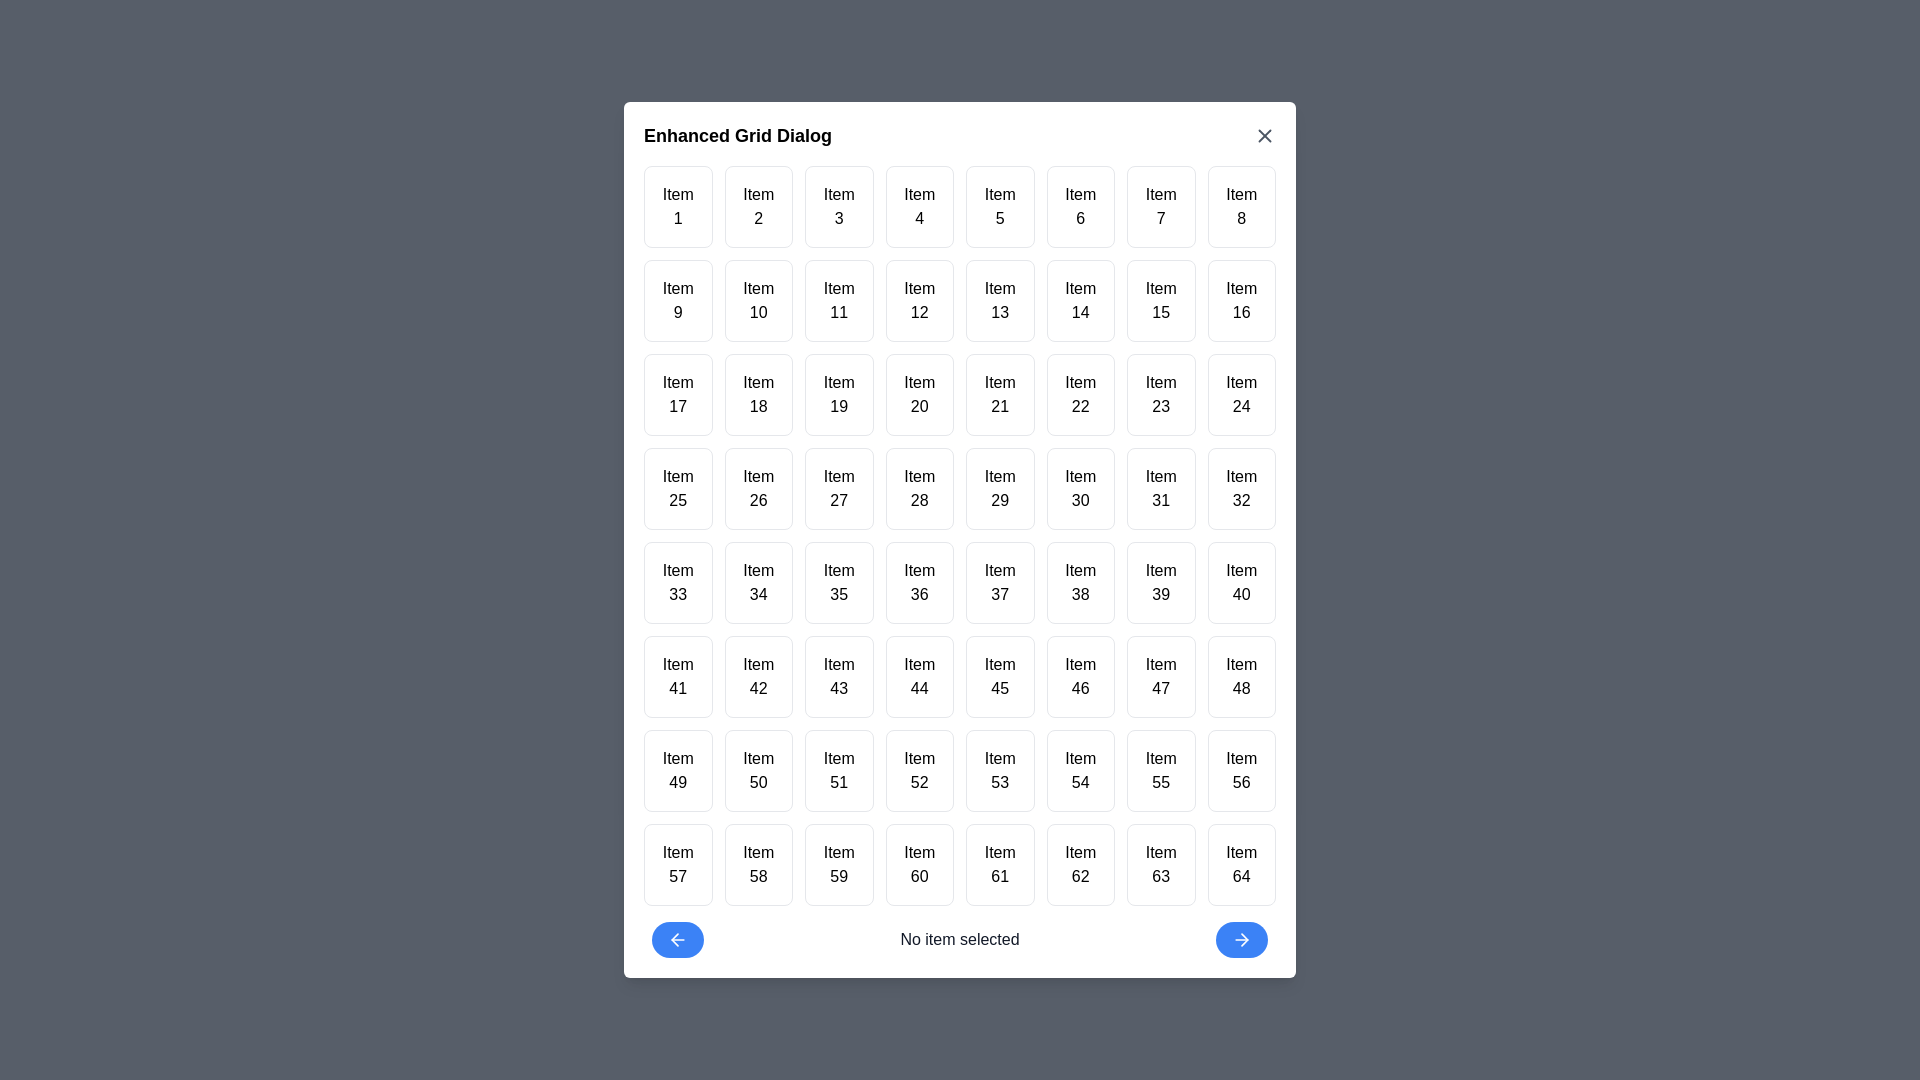 This screenshot has width=1920, height=1080. I want to click on the close button to close the dialog, so click(1264, 135).